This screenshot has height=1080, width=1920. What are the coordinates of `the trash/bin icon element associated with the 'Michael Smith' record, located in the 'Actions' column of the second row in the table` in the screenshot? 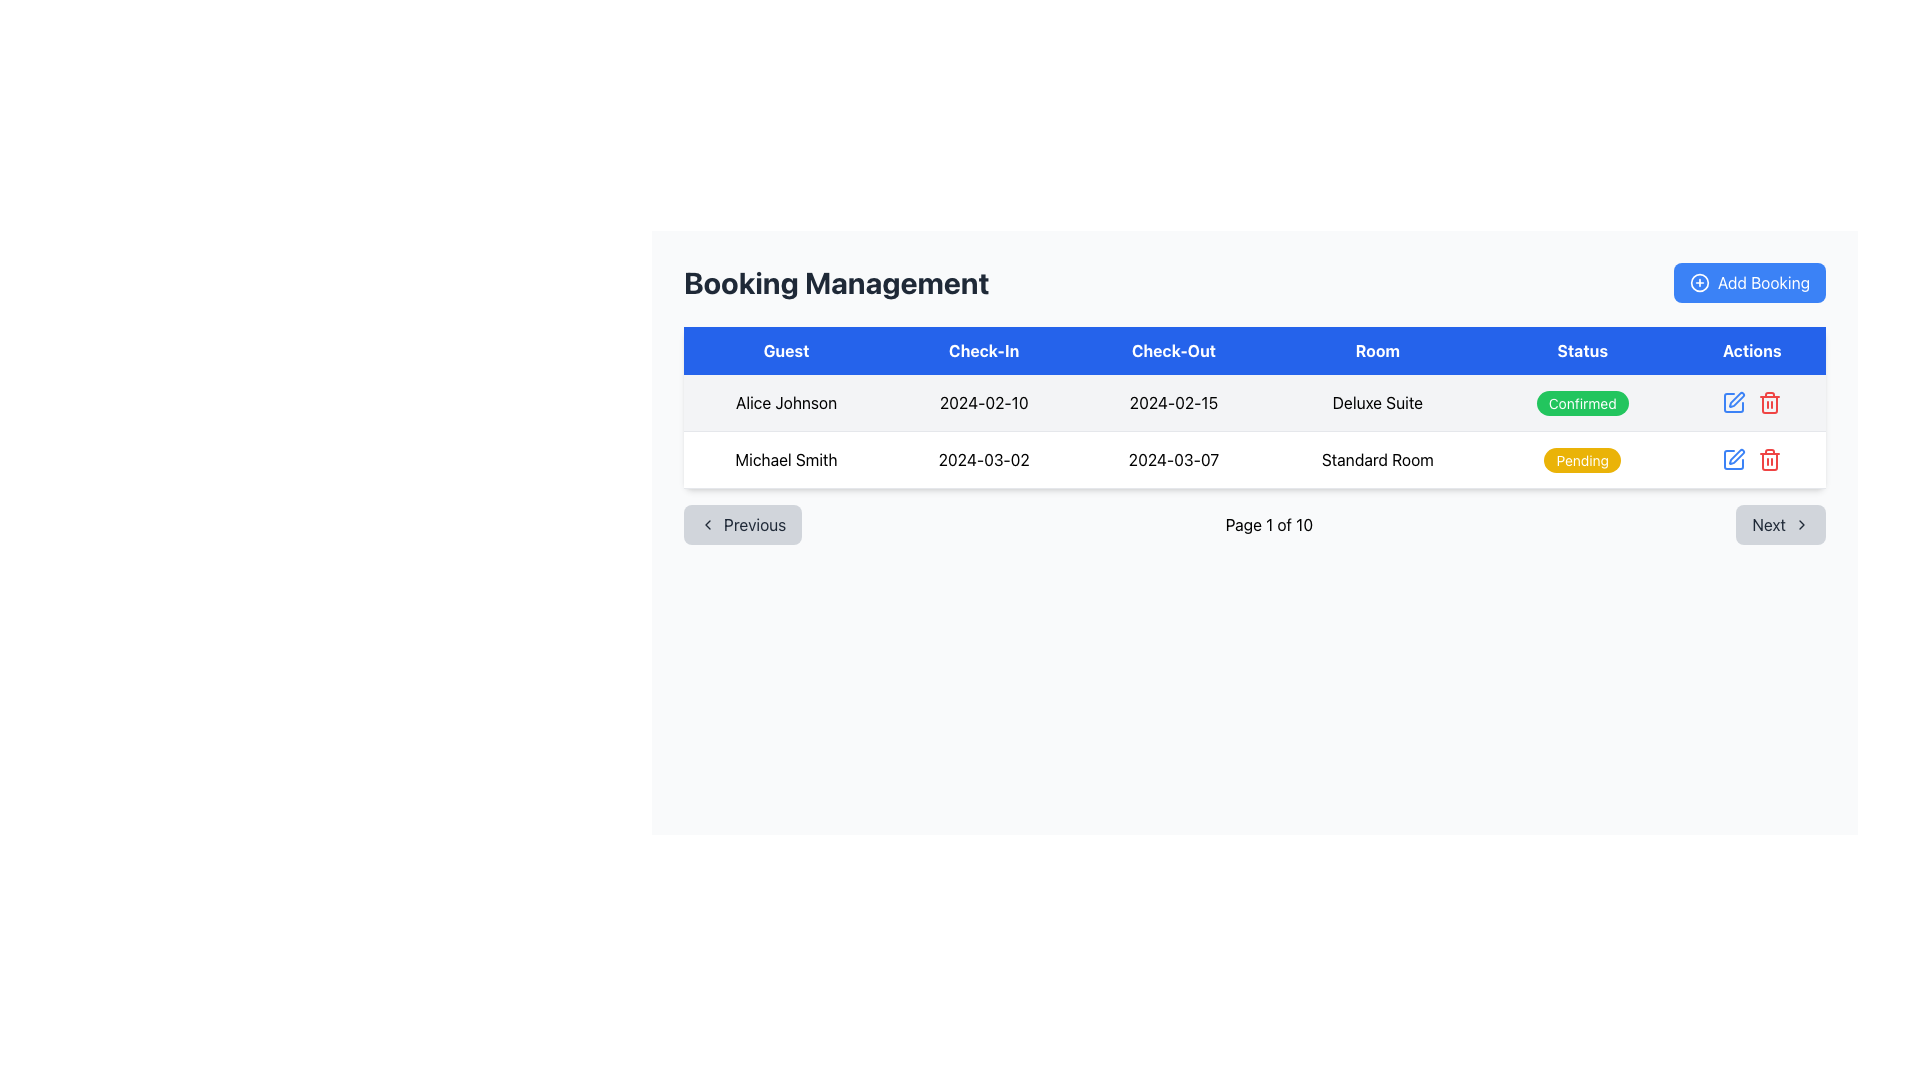 It's located at (1770, 462).